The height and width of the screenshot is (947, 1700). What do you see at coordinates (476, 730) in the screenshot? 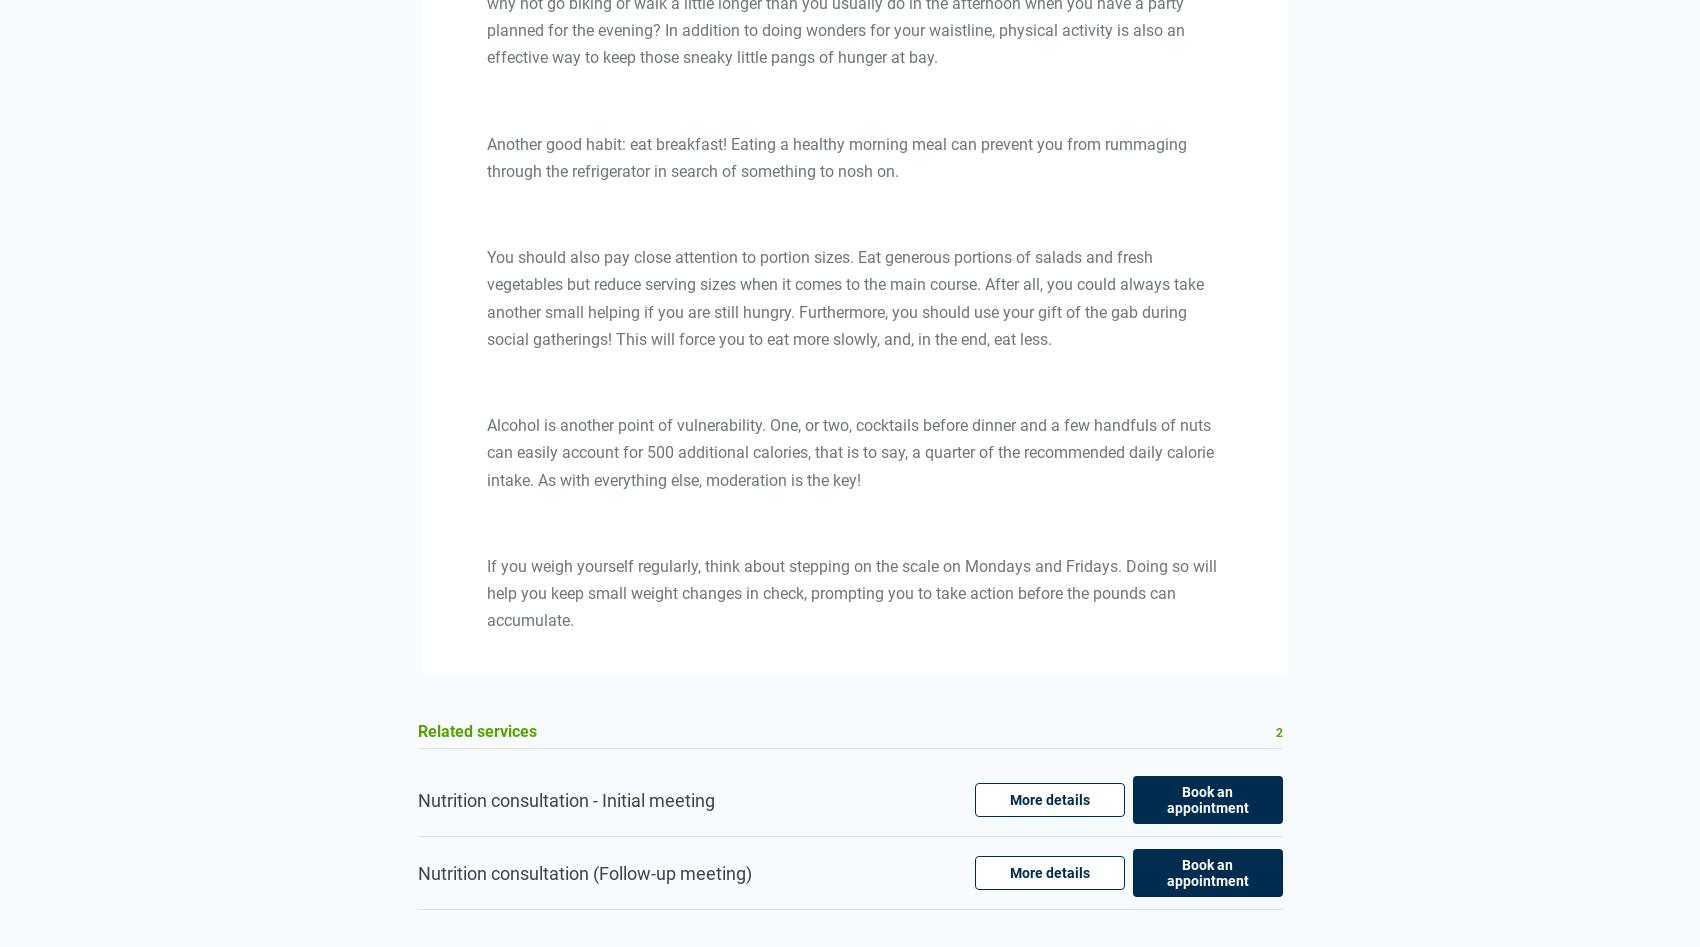
I see `'Related services'` at bounding box center [476, 730].